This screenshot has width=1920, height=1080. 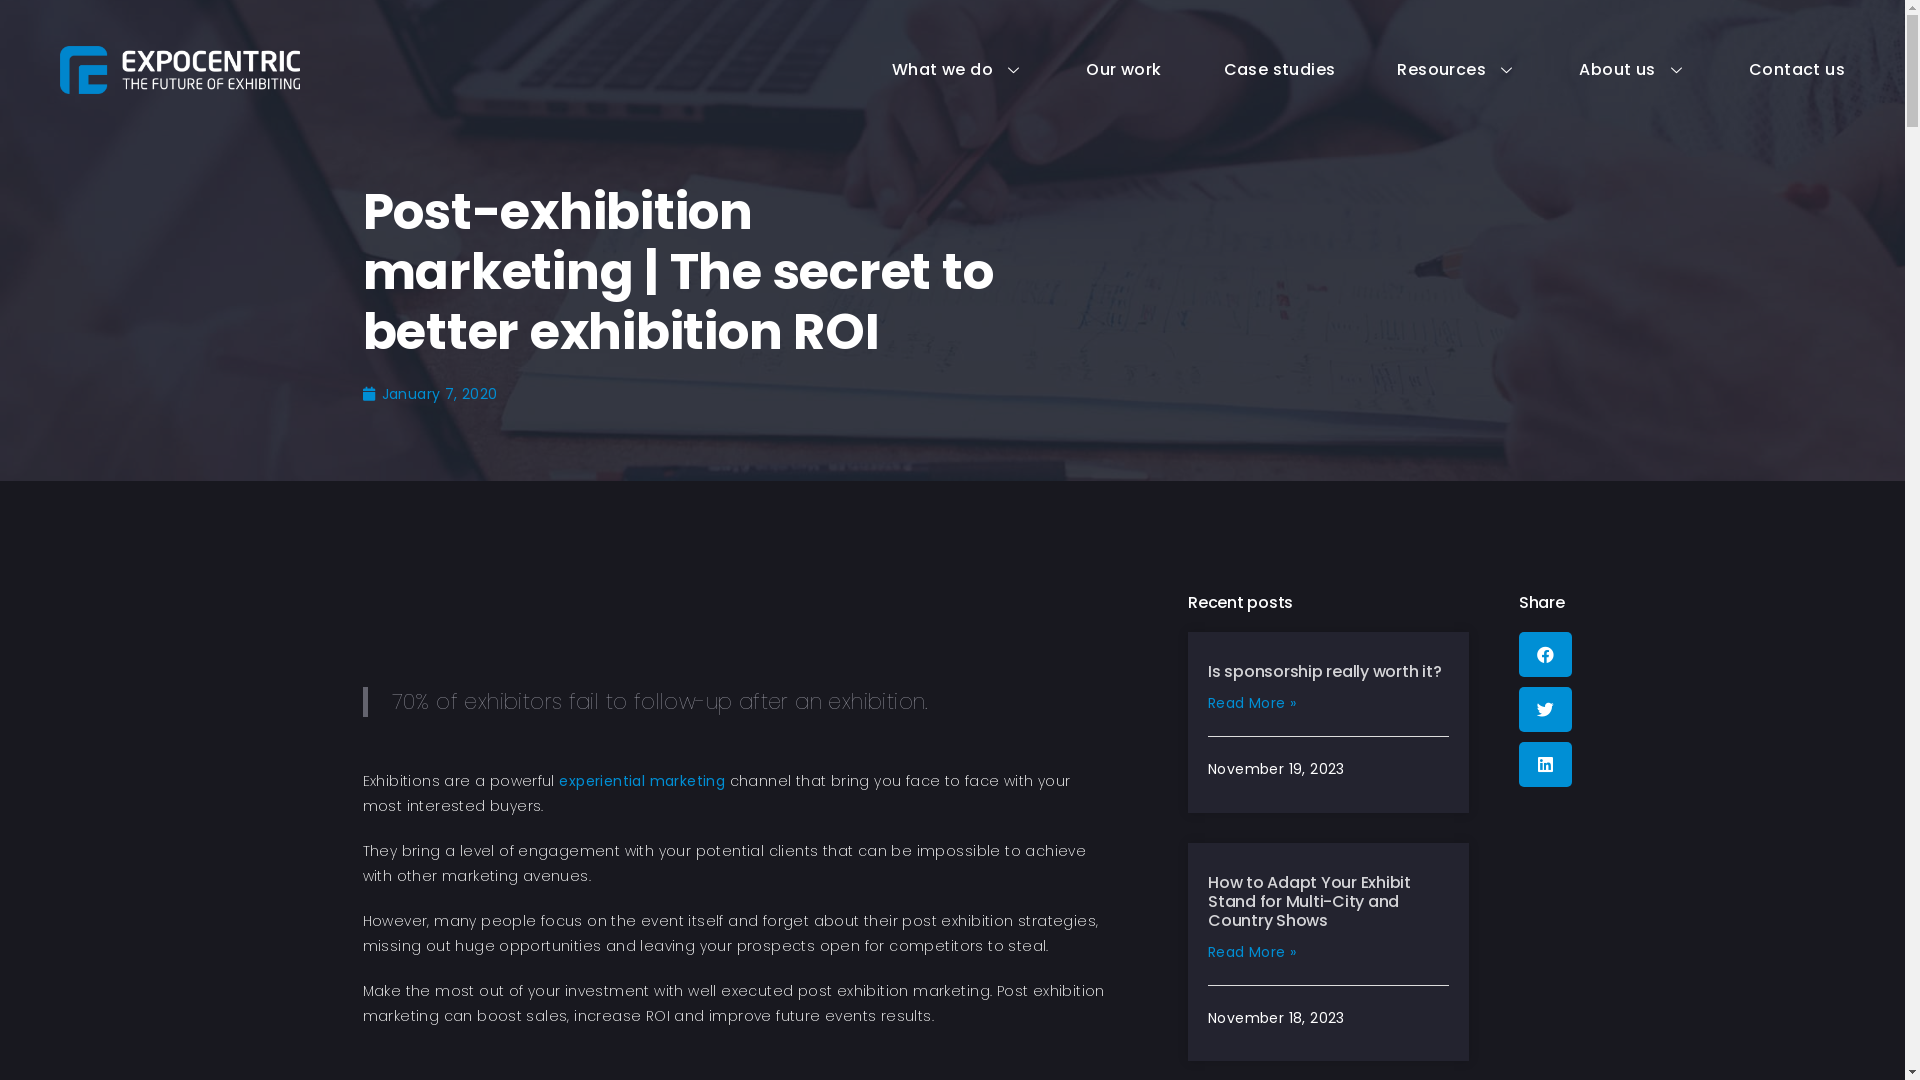 I want to click on 'Case studies', so click(x=1247, y=68).